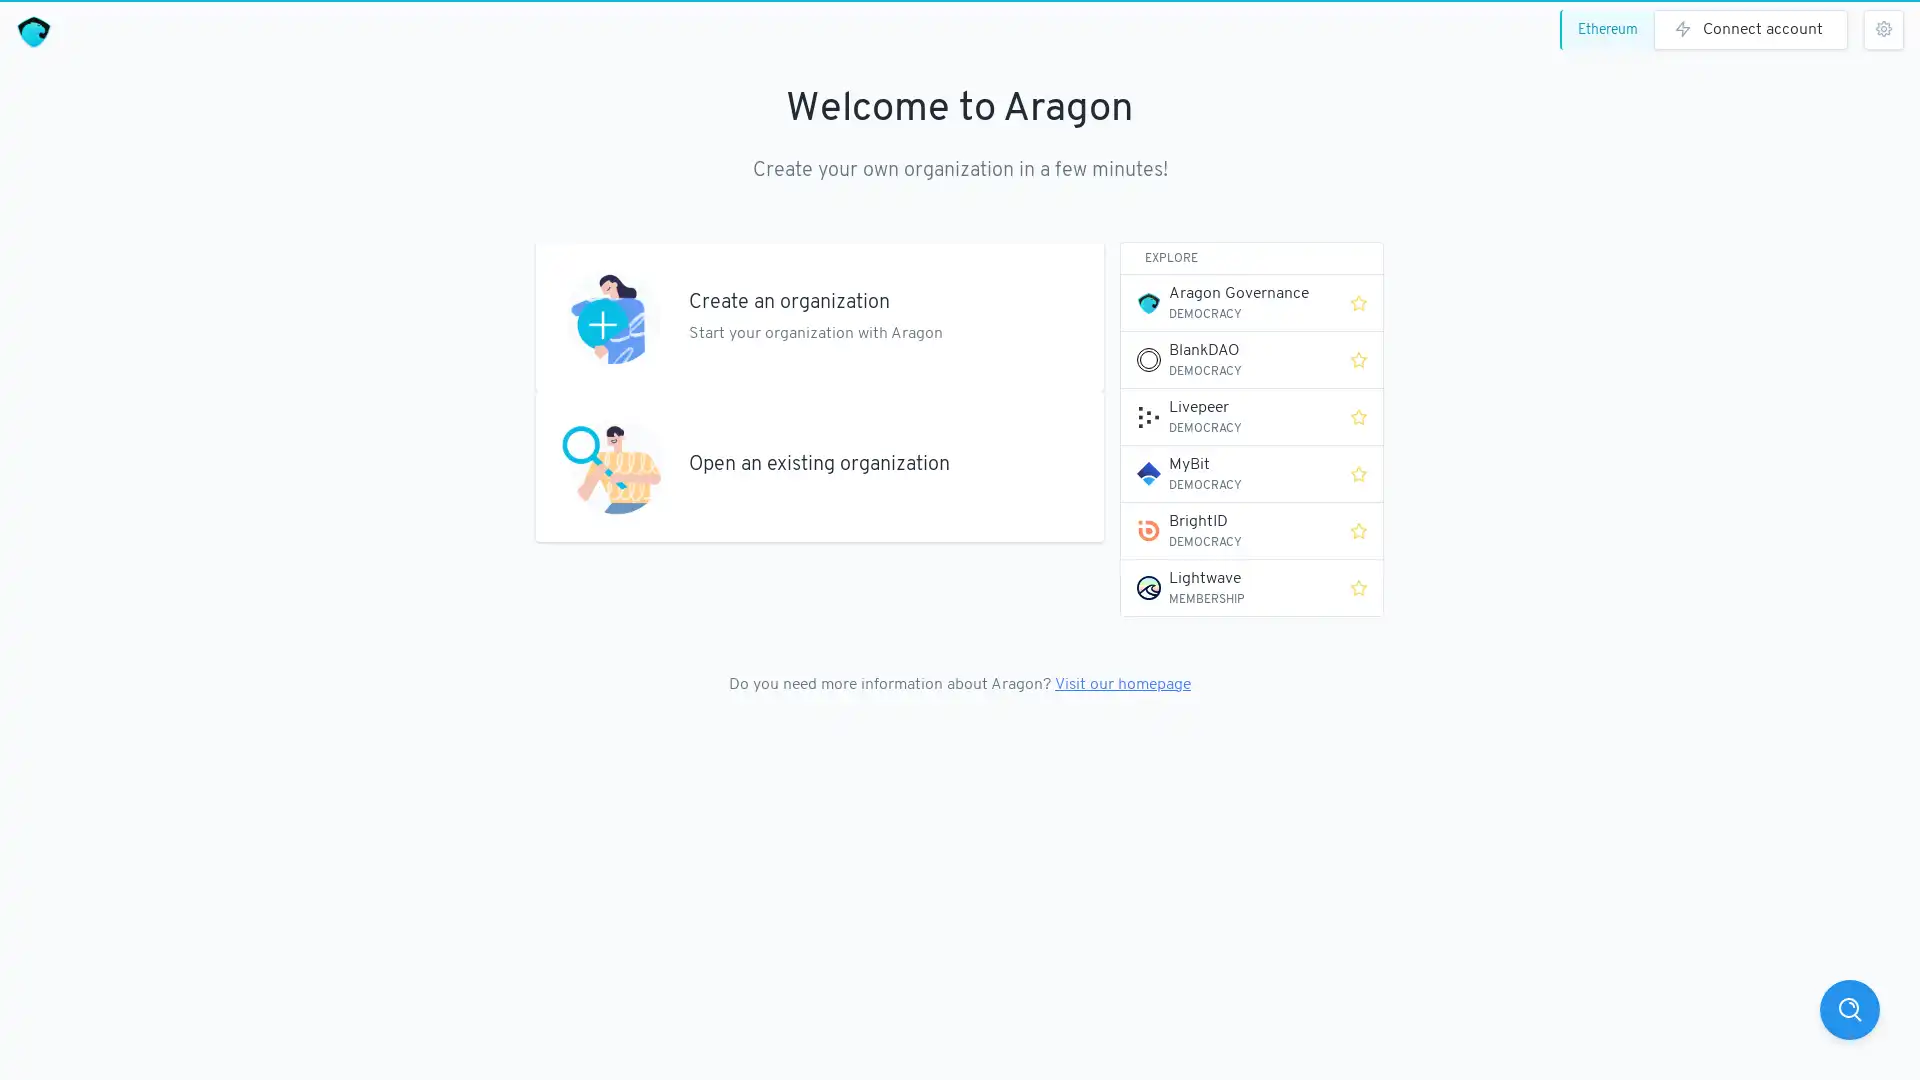 The width and height of the screenshot is (1920, 1080). What do you see at coordinates (820, 315) in the screenshot?
I see `Create an organization Start your organization with Aragon` at bounding box center [820, 315].